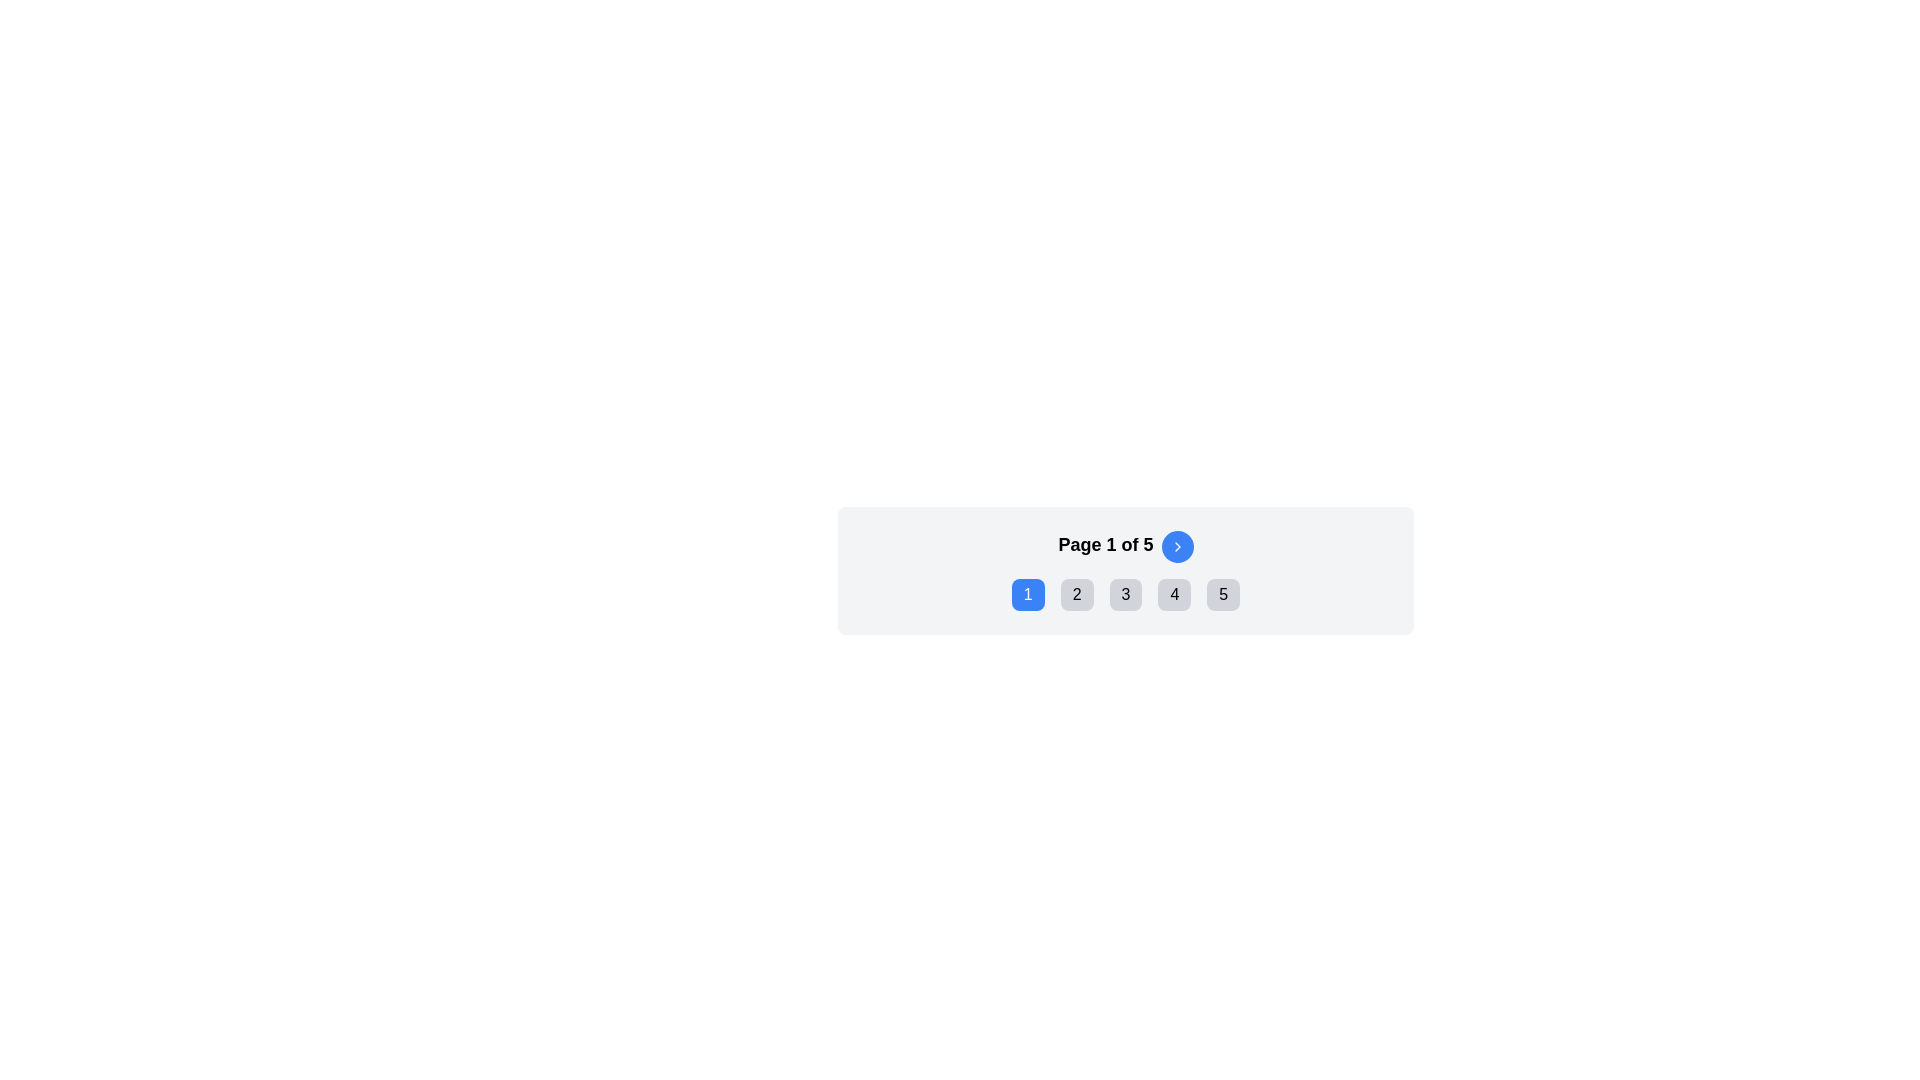 The width and height of the screenshot is (1920, 1080). I want to click on the 'Next' button with a blue background located at the far right end of the pagination controls, so click(1177, 547).